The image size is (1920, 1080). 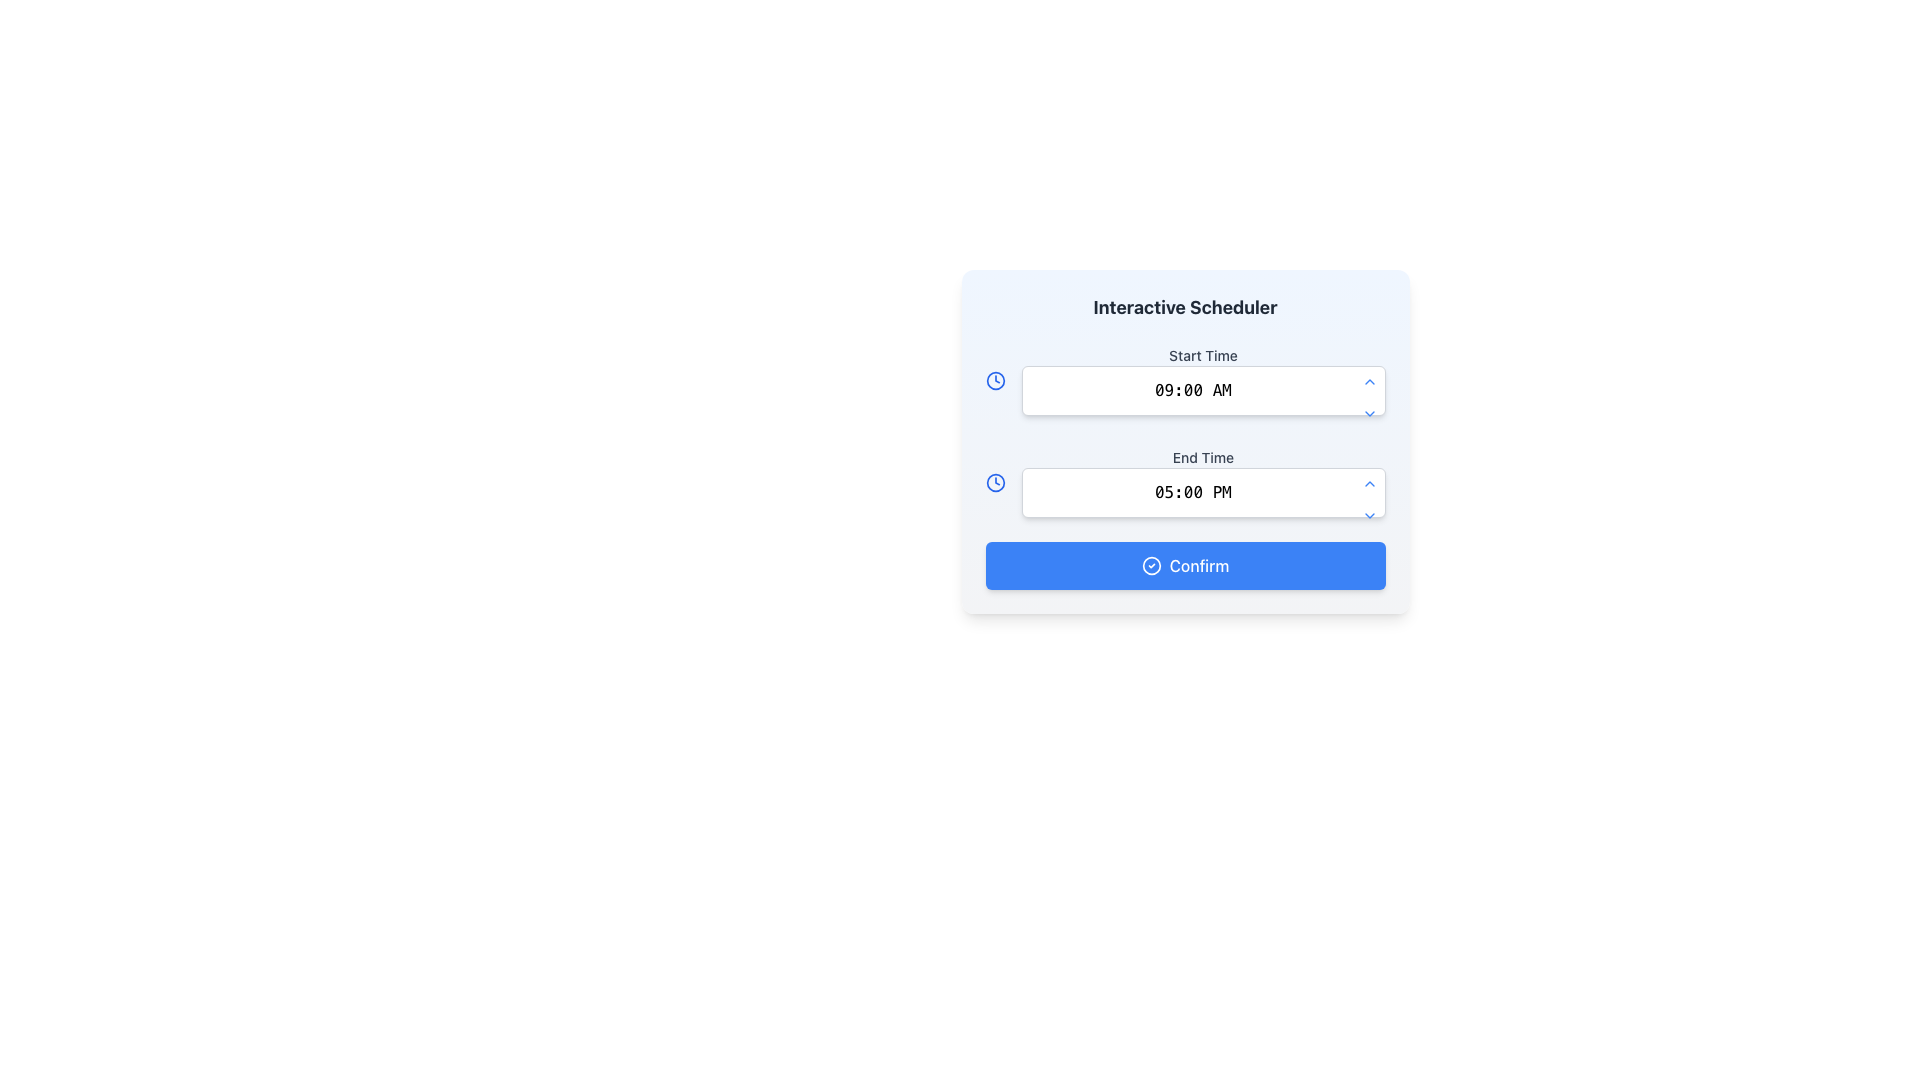 I want to click on the upward-pointing chevron icon, which is part of the dropdown mechanism for the 'End Time' input field in the second time selector, so click(x=1368, y=483).